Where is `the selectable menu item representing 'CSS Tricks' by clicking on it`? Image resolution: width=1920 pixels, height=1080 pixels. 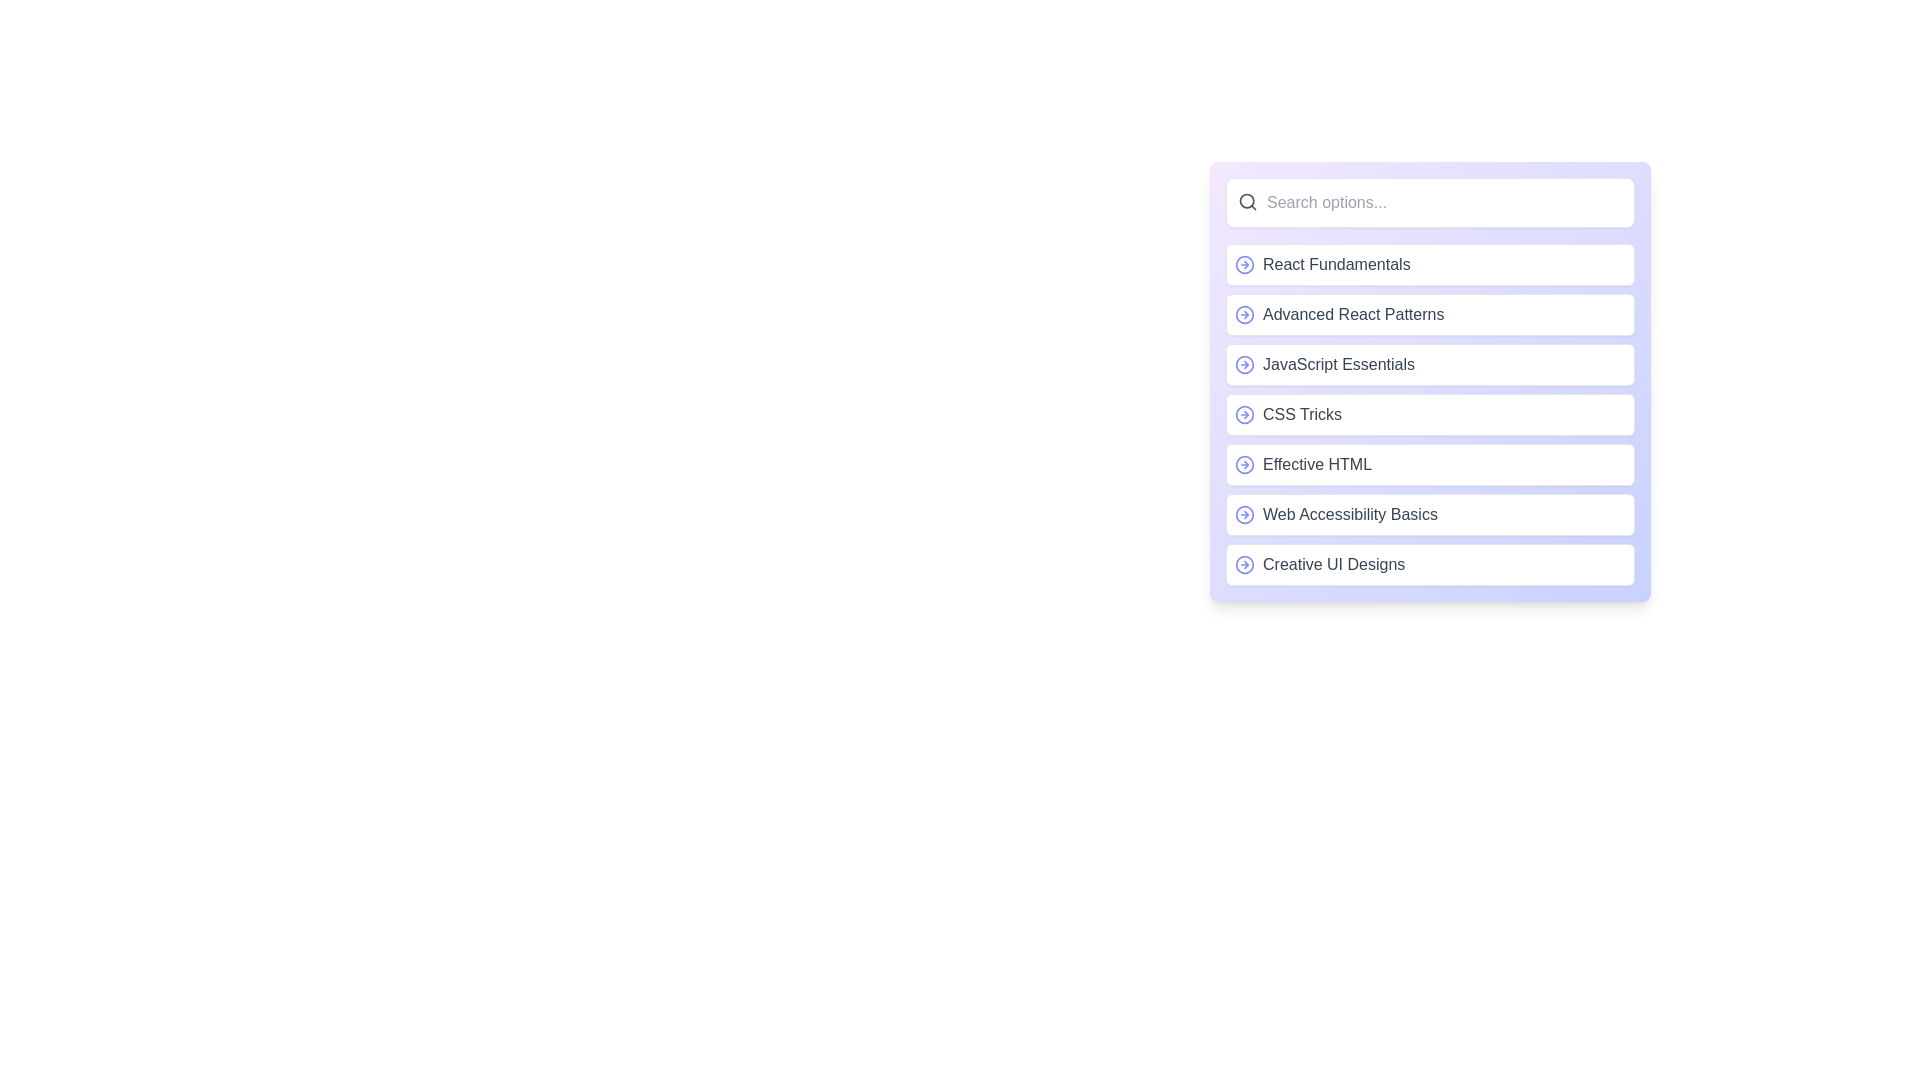
the selectable menu item representing 'CSS Tricks' by clicking on it is located at coordinates (1429, 414).